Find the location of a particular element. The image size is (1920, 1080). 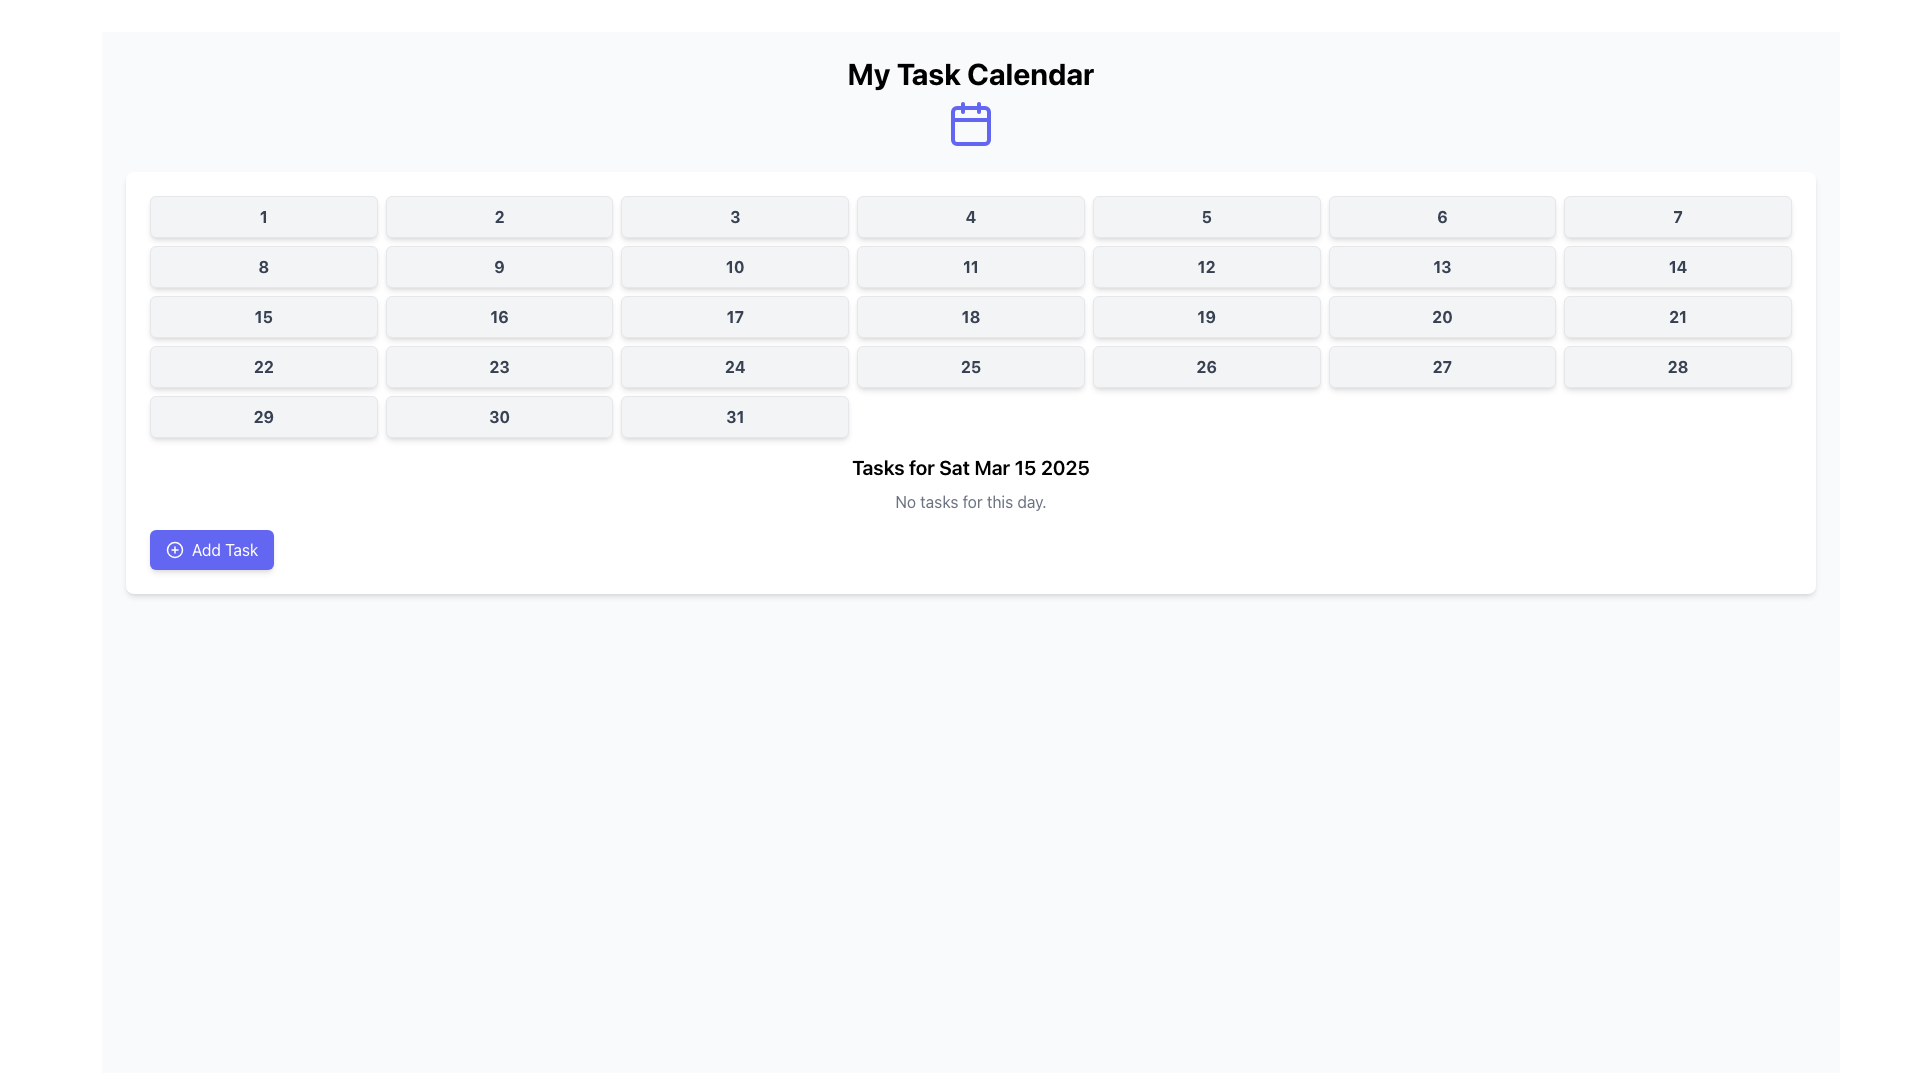

the 'Add Task' button with a blue background and white text is located at coordinates (212, 550).